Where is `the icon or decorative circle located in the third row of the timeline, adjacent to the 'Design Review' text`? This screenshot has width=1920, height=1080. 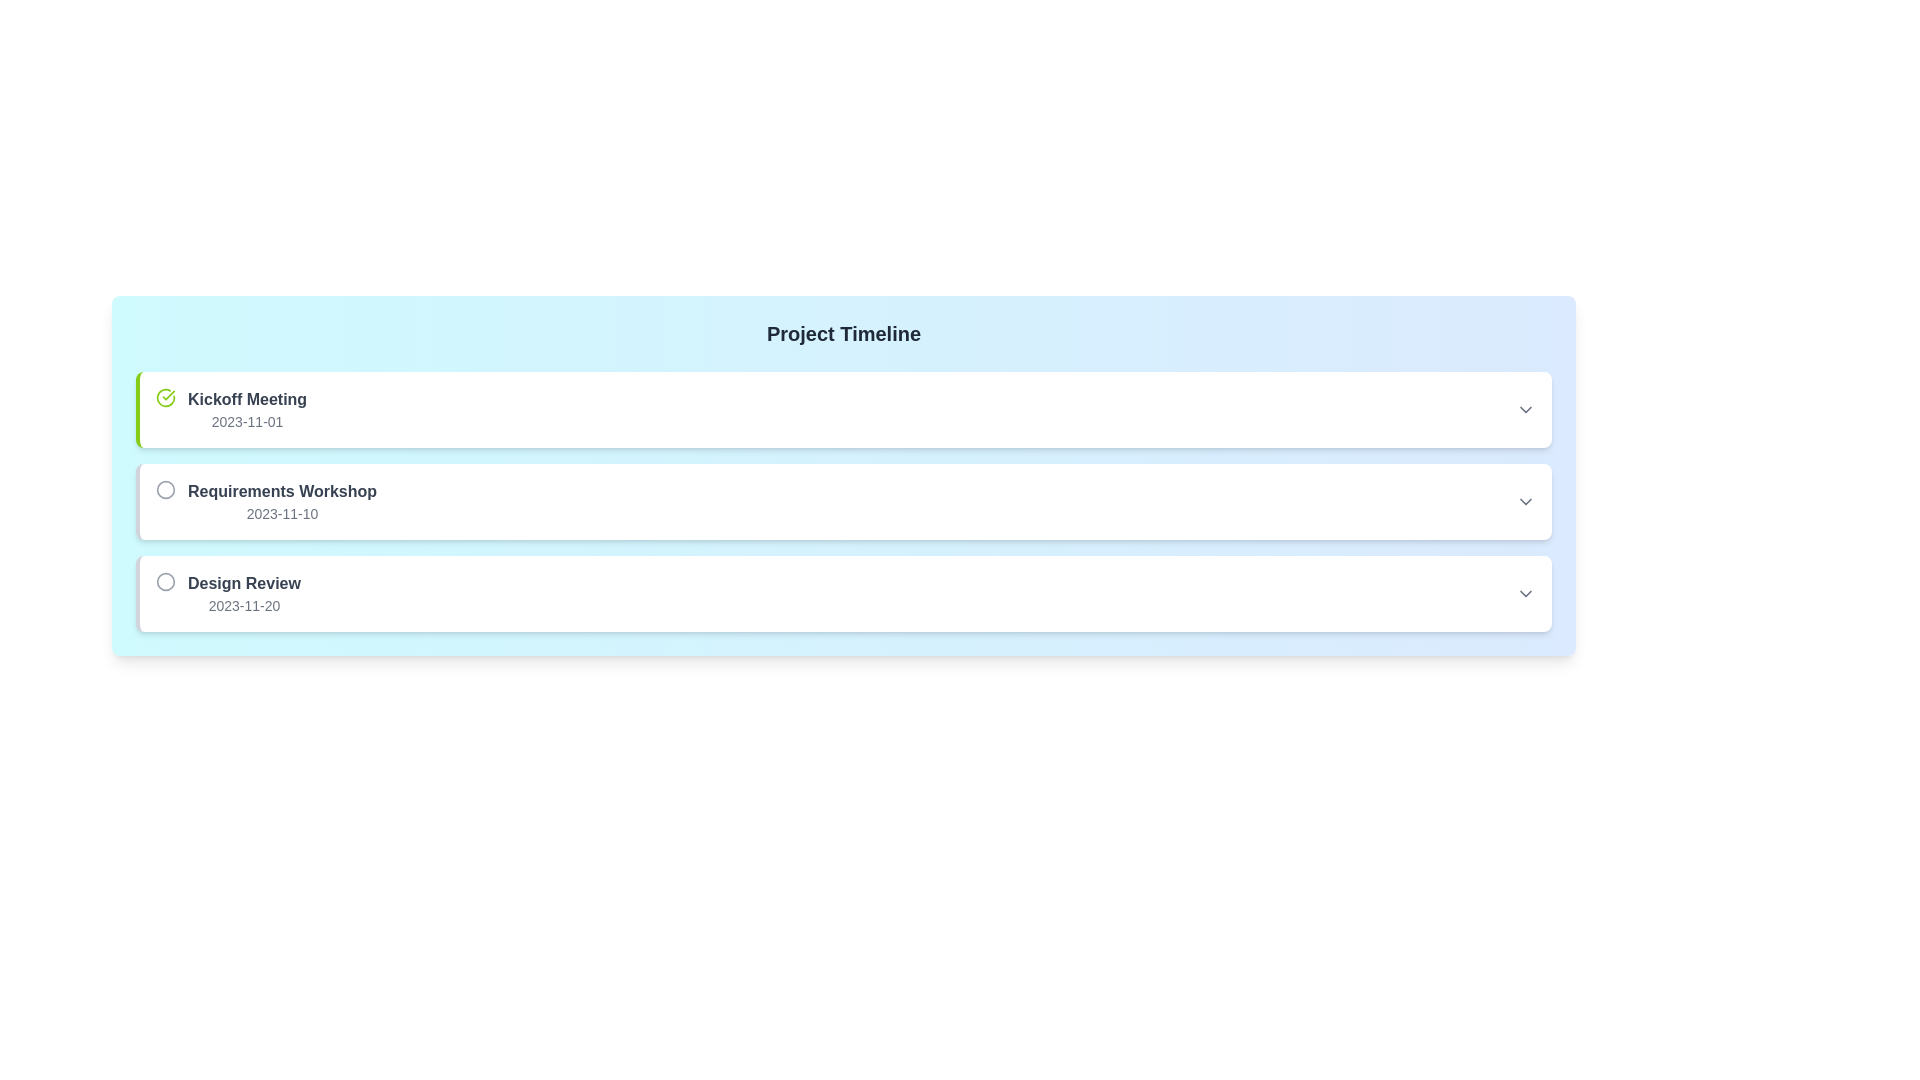 the icon or decorative circle located in the third row of the timeline, adjacent to the 'Design Review' text is located at coordinates (166, 582).